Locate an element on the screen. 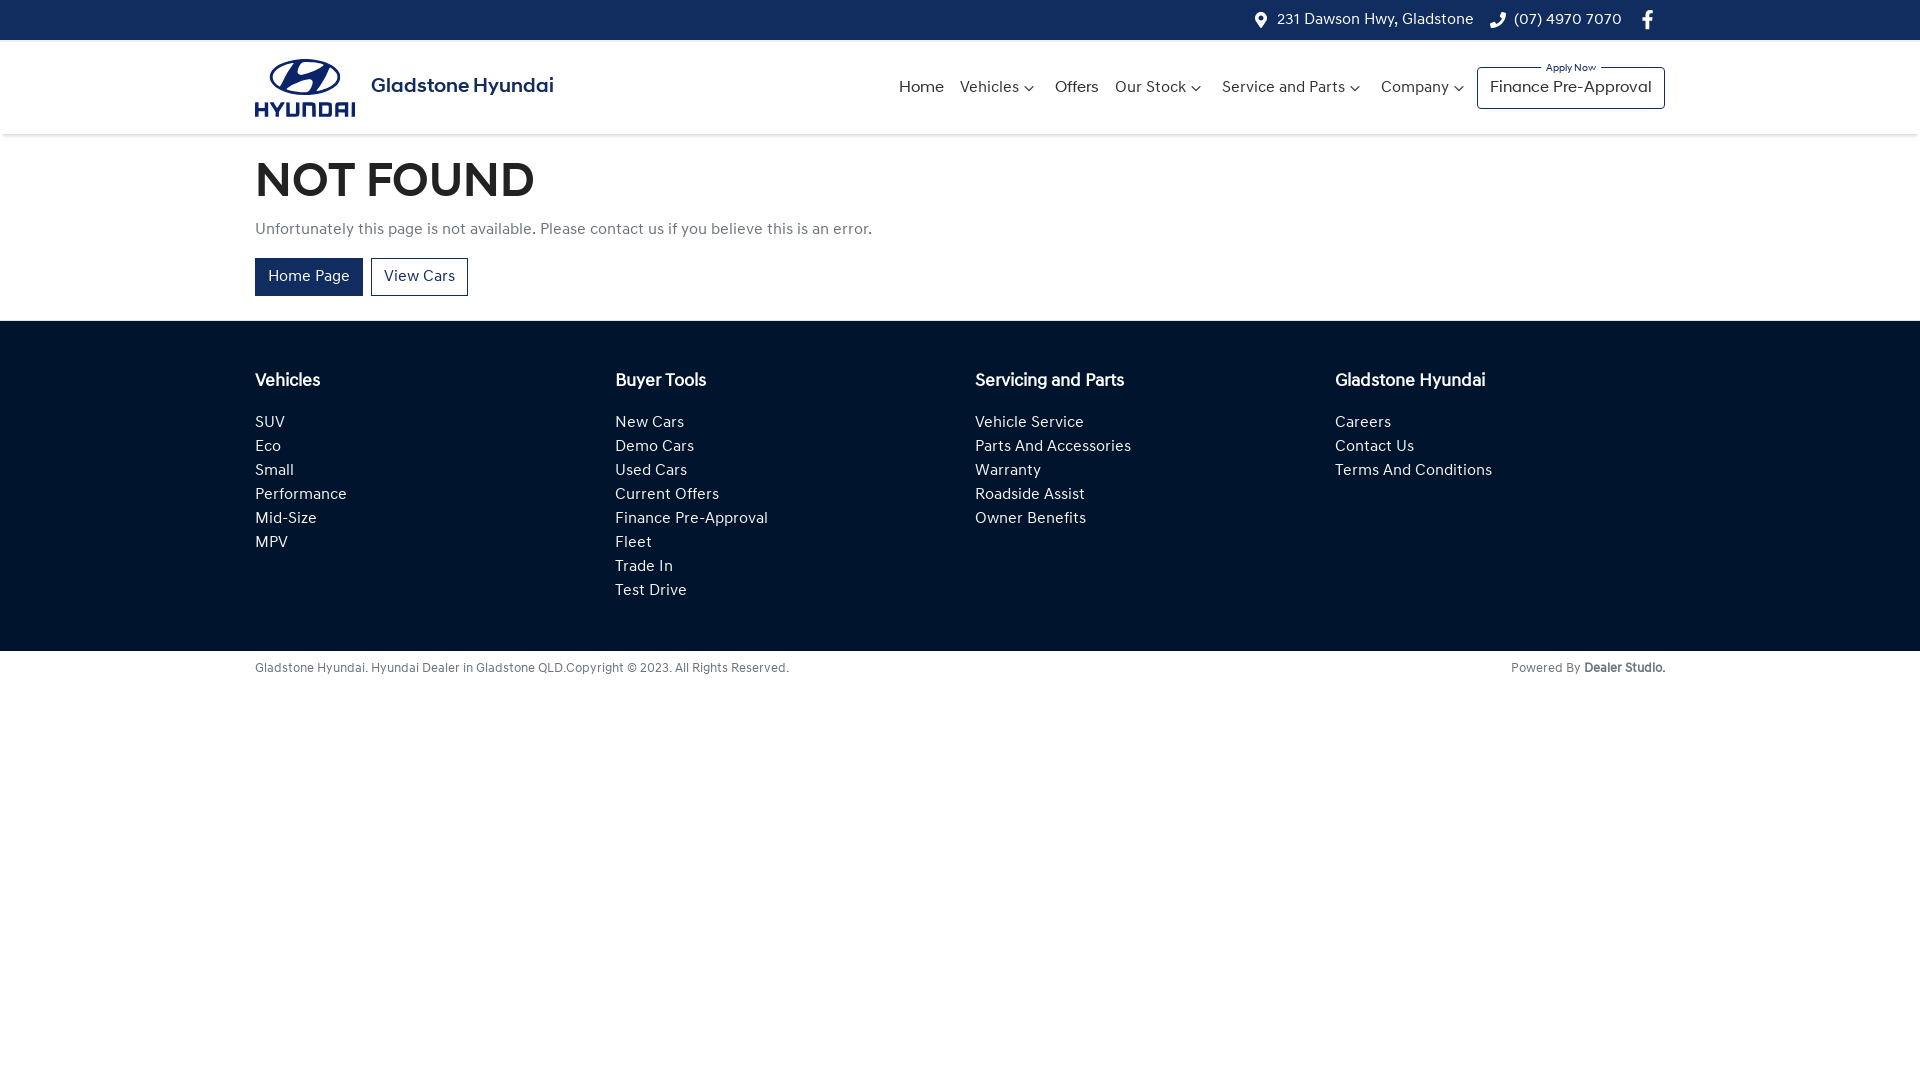  'Careers' is located at coordinates (1362, 422).